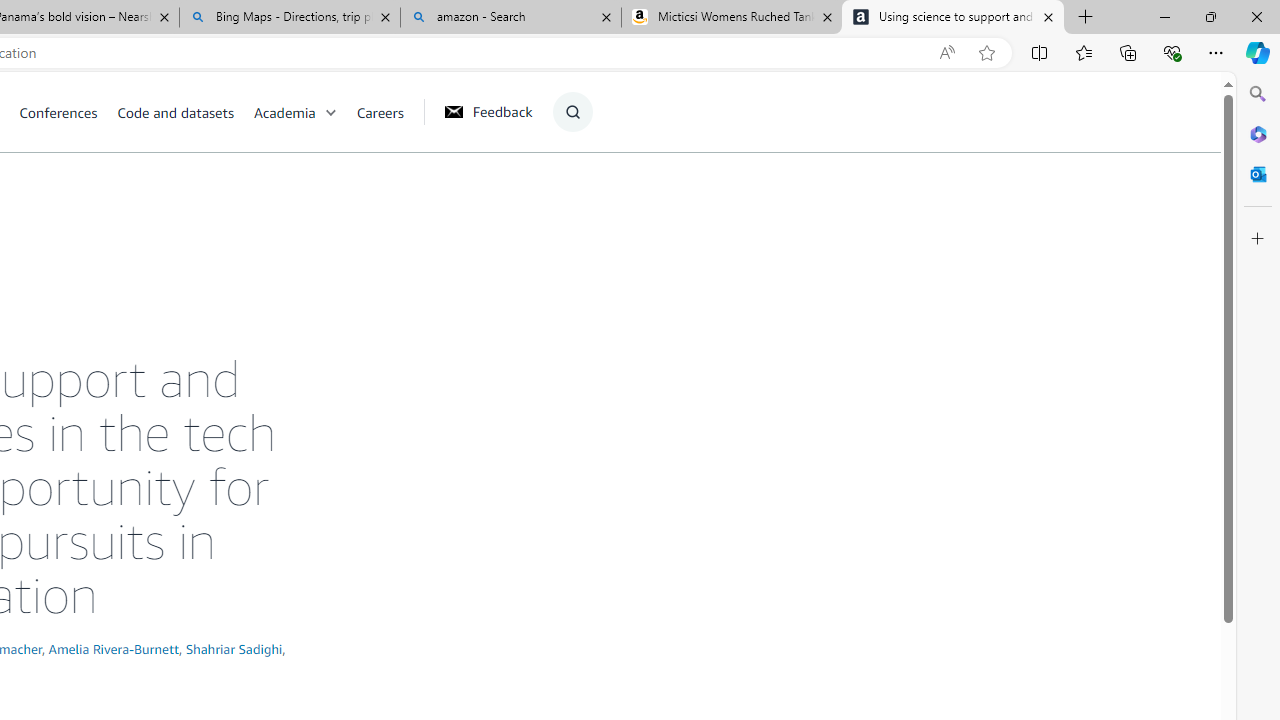 The image size is (1280, 720). I want to click on 'Feedback', so click(488, 111).